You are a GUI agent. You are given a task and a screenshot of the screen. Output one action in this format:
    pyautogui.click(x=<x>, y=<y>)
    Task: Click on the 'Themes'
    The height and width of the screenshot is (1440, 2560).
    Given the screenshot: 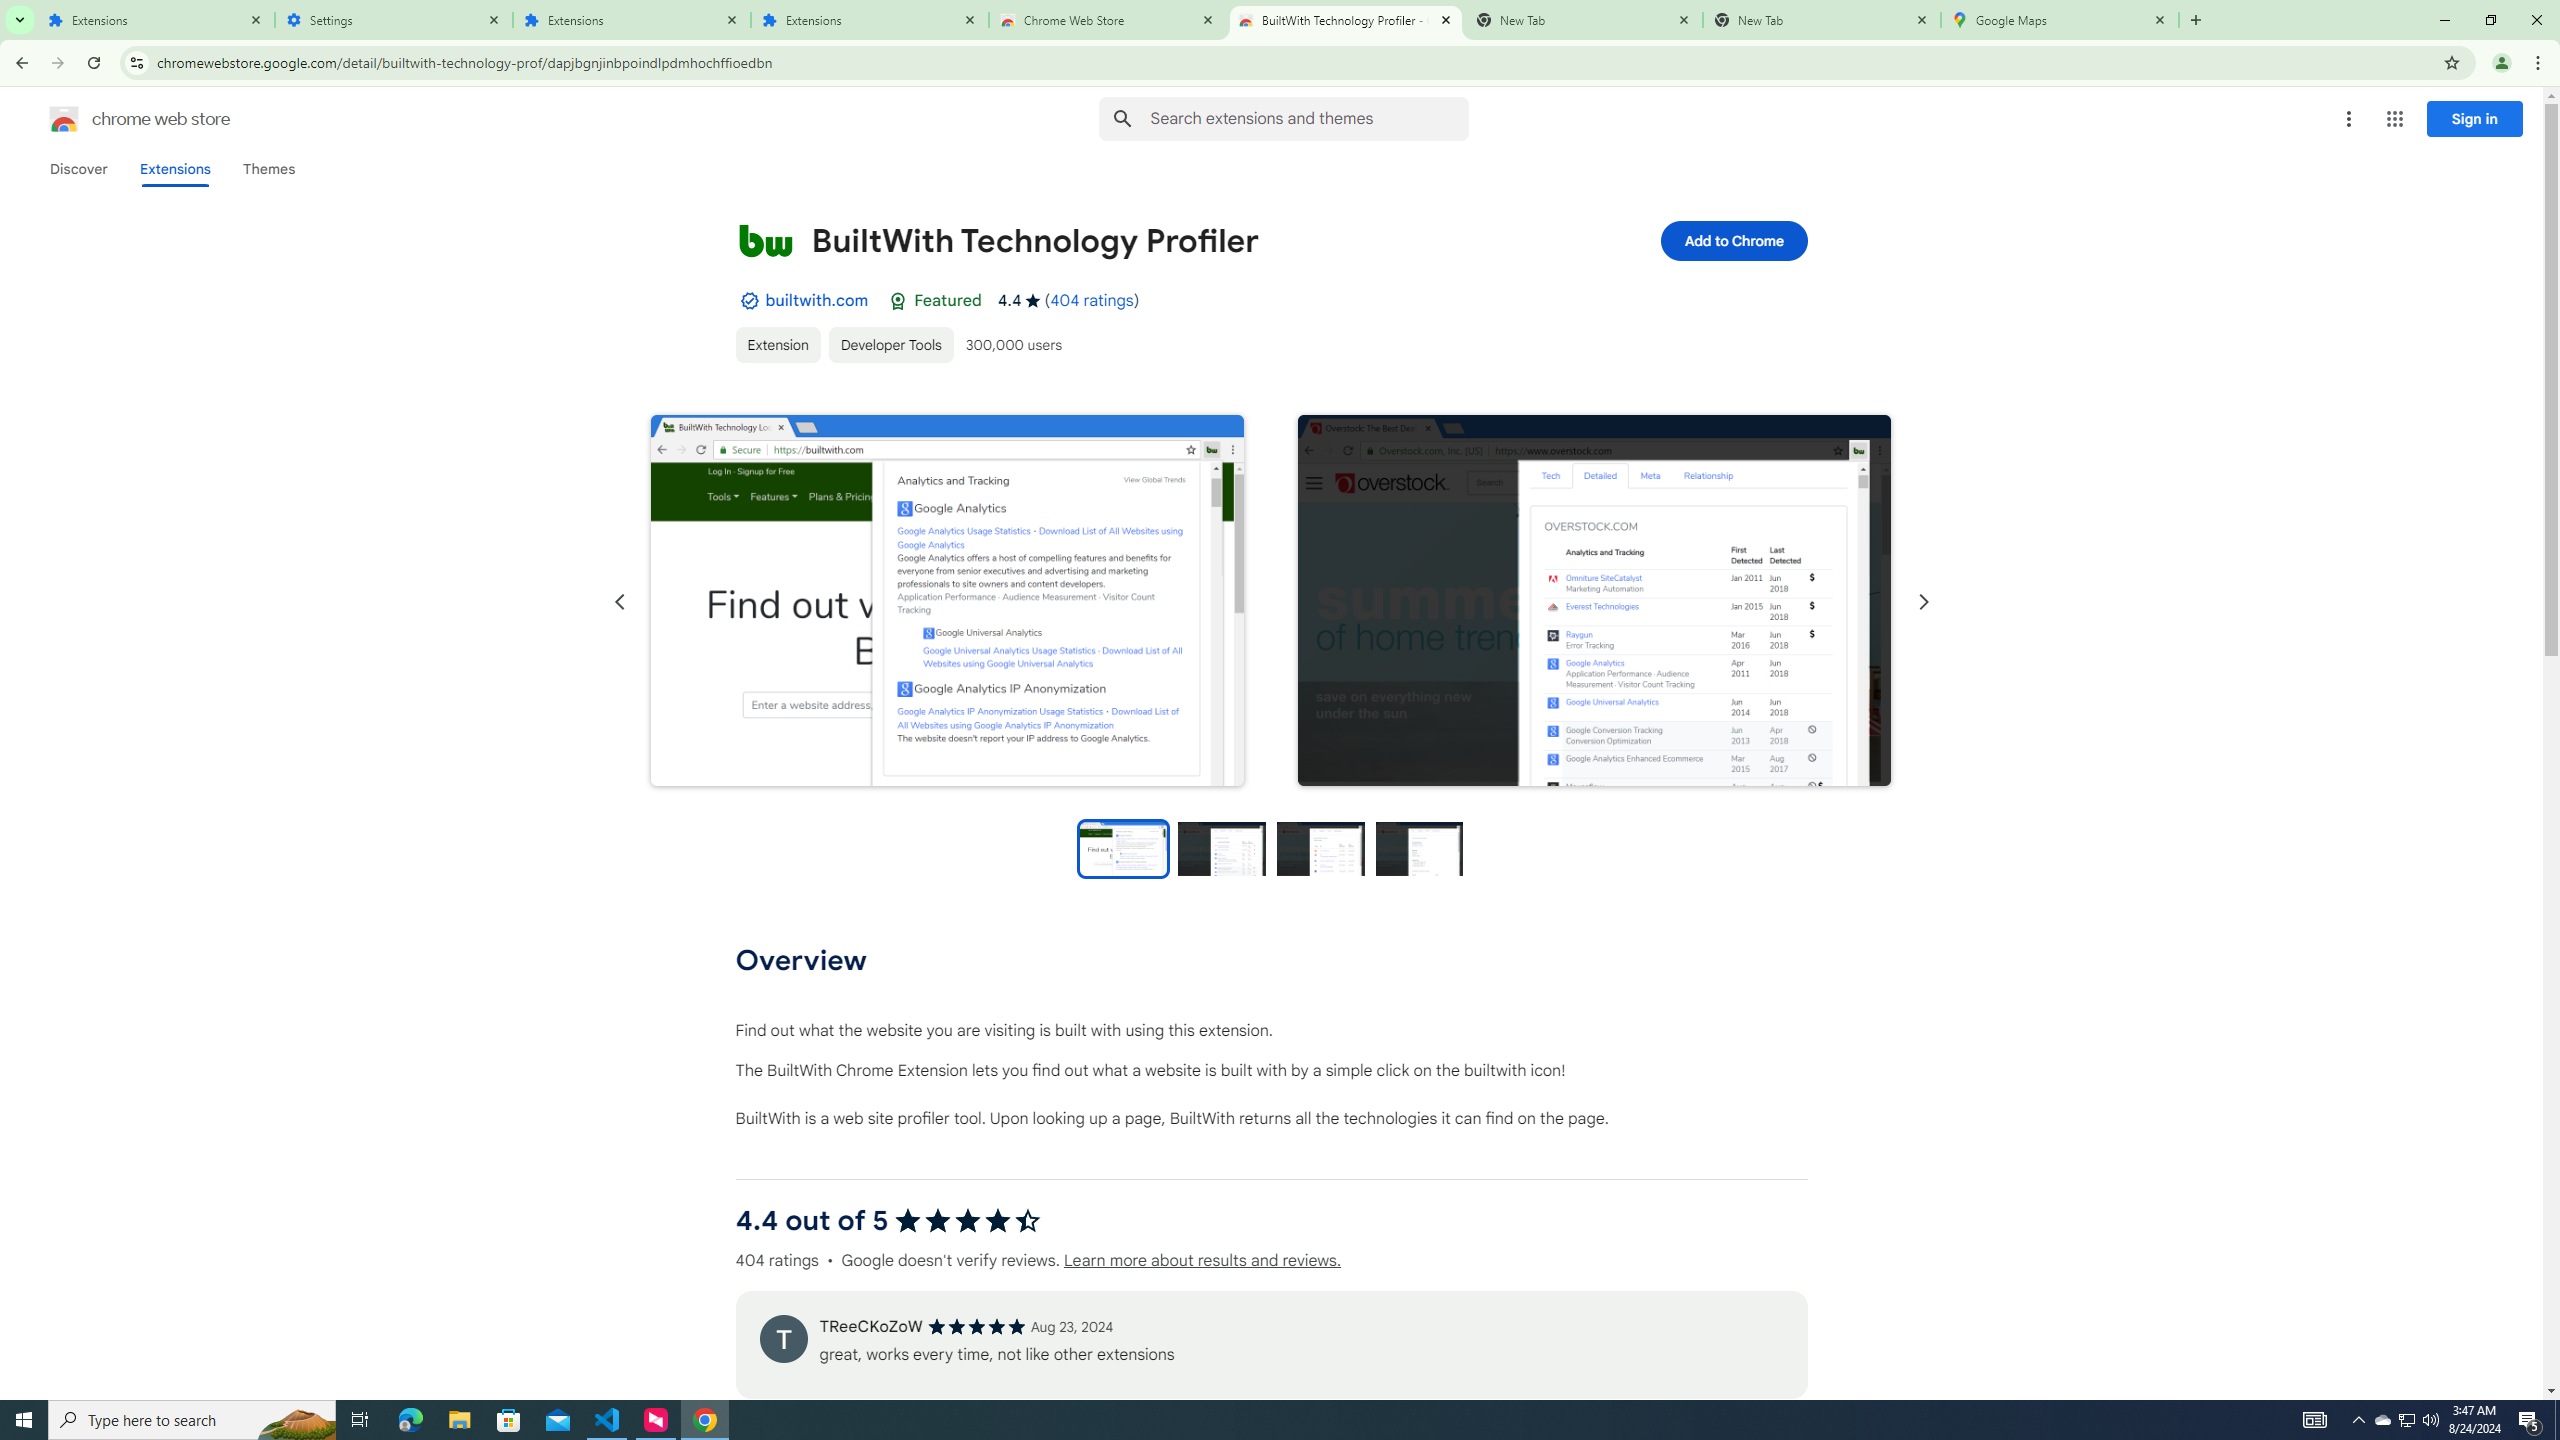 What is the action you would take?
    pyautogui.click(x=268, y=168)
    